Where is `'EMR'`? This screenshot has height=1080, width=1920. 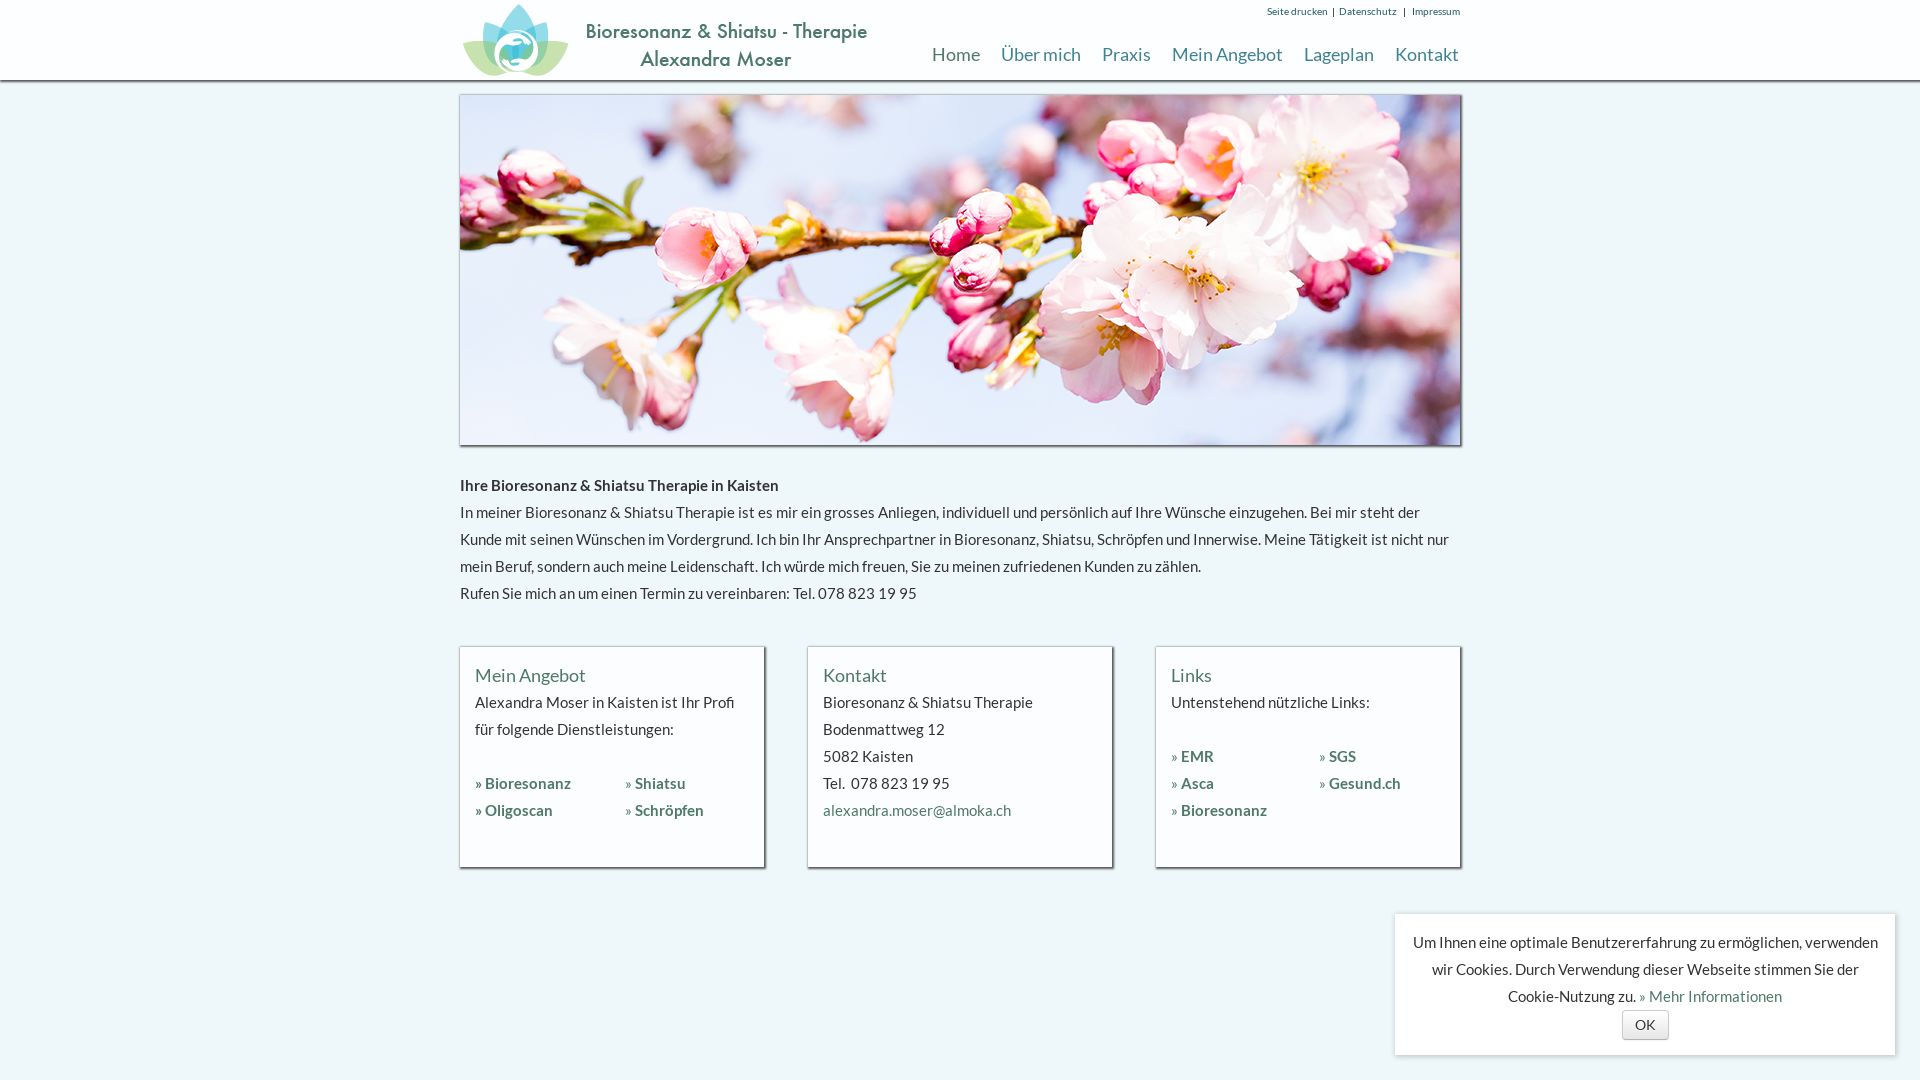 'EMR' is located at coordinates (1195, 756).